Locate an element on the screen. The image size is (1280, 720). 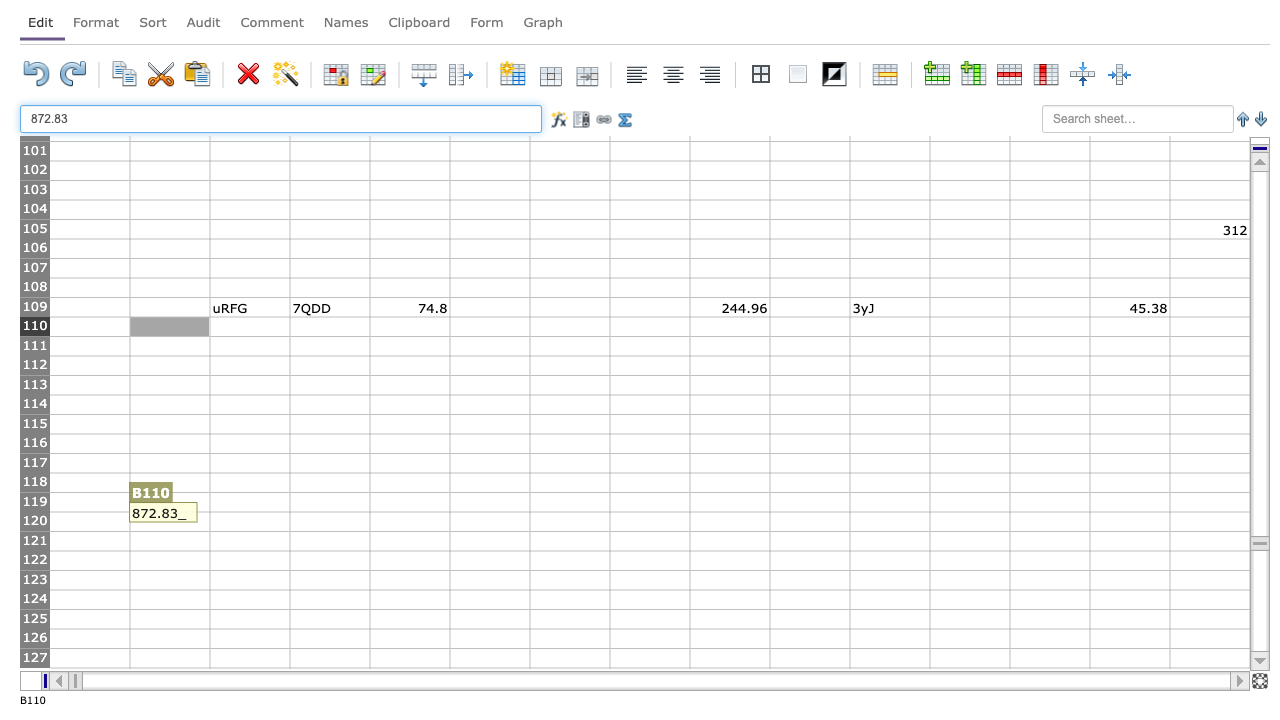
C-120 is located at coordinates (248, 520).